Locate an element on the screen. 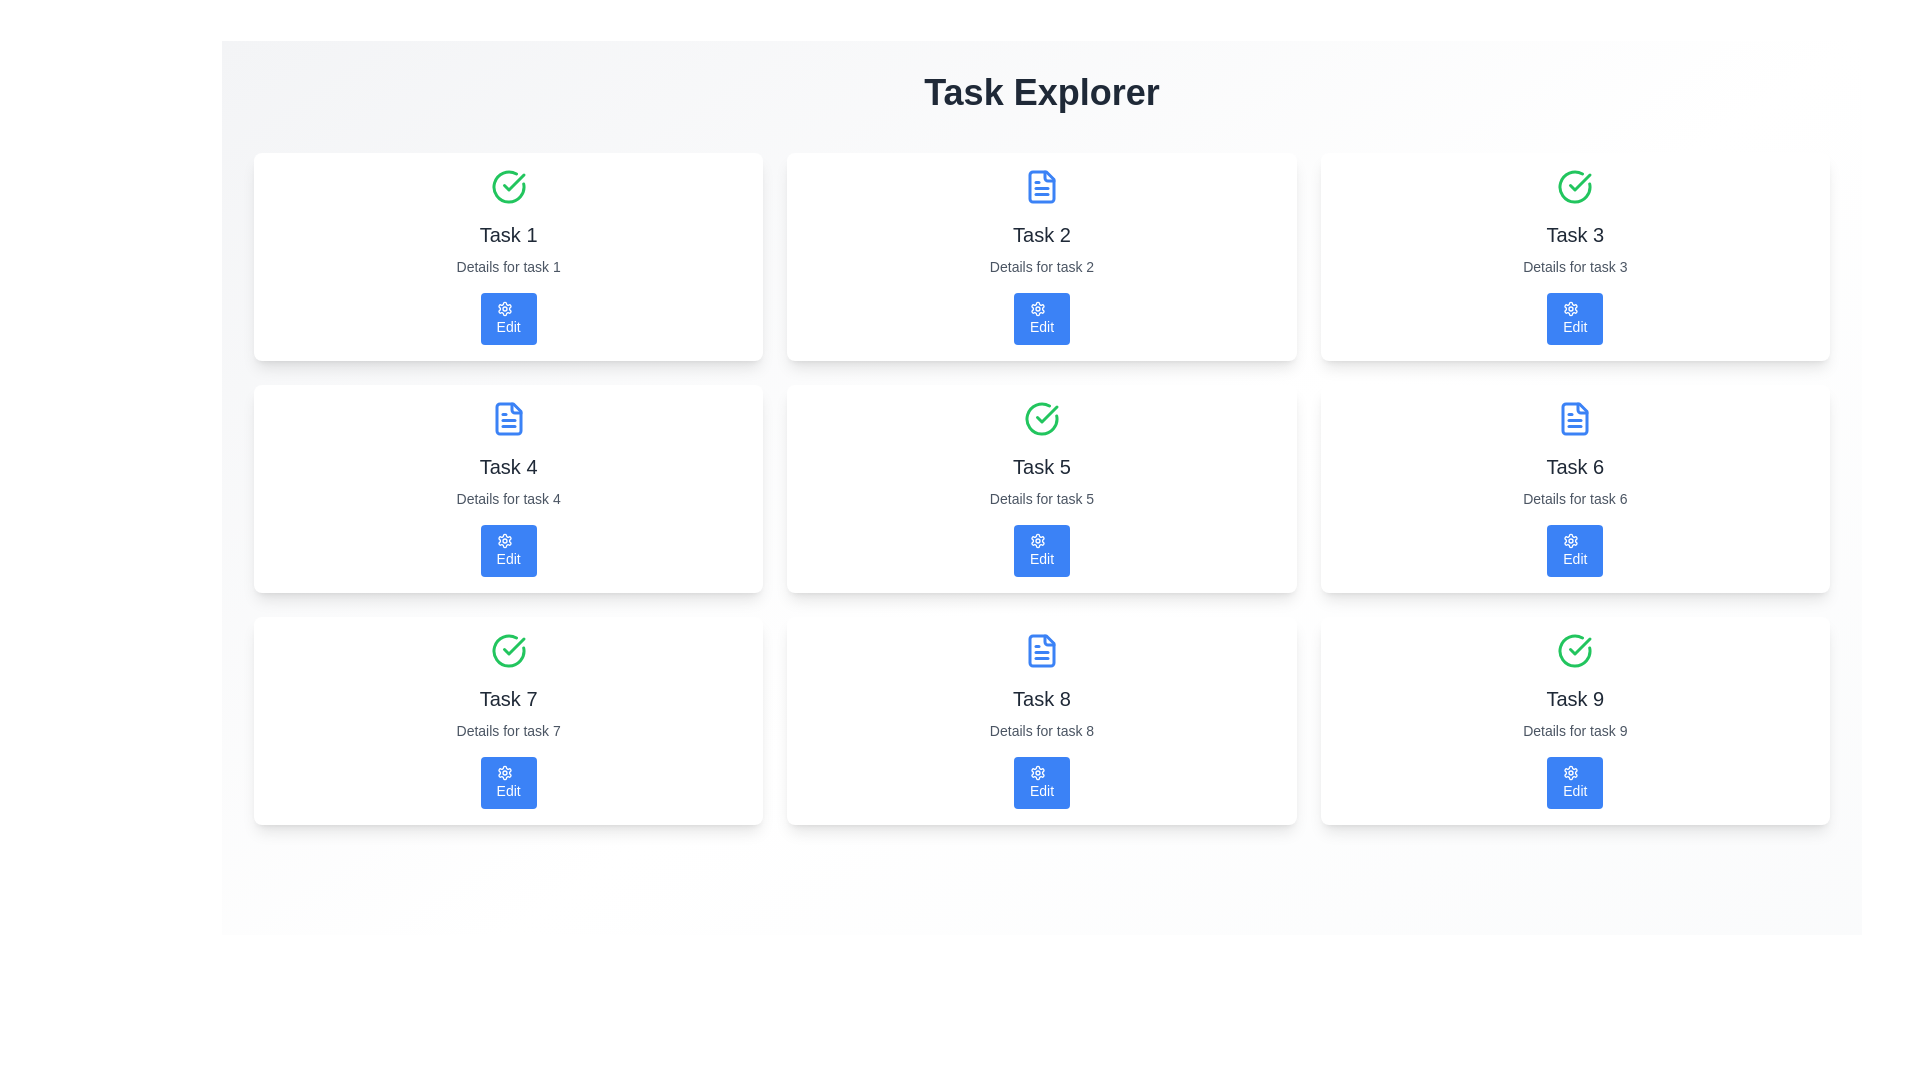 Image resolution: width=1920 pixels, height=1080 pixels. the 'Task 3' label displayed in bold font, located in the third position of the first row of a grid layout is located at coordinates (1574, 234).